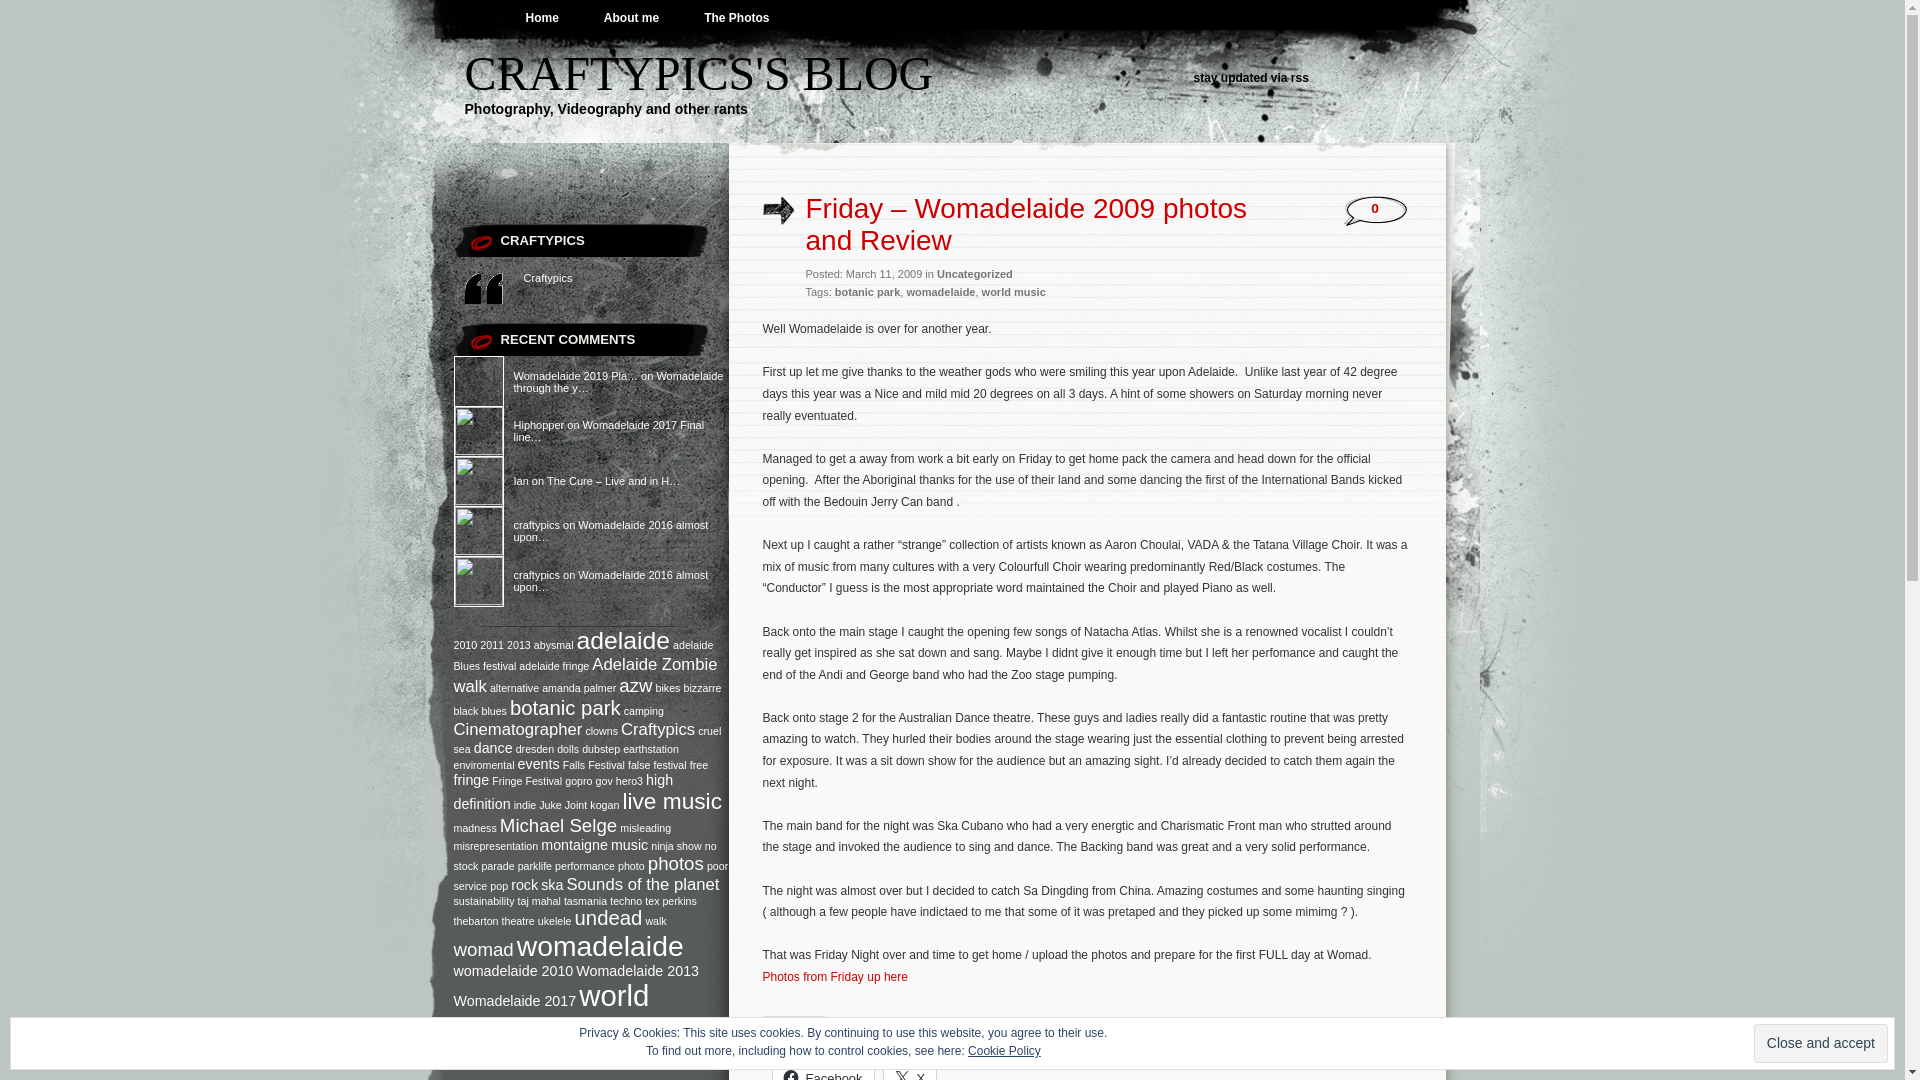  Describe the element at coordinates (834, 975) in the screenshot. I see `'Photos from Friday up here'` at that location.